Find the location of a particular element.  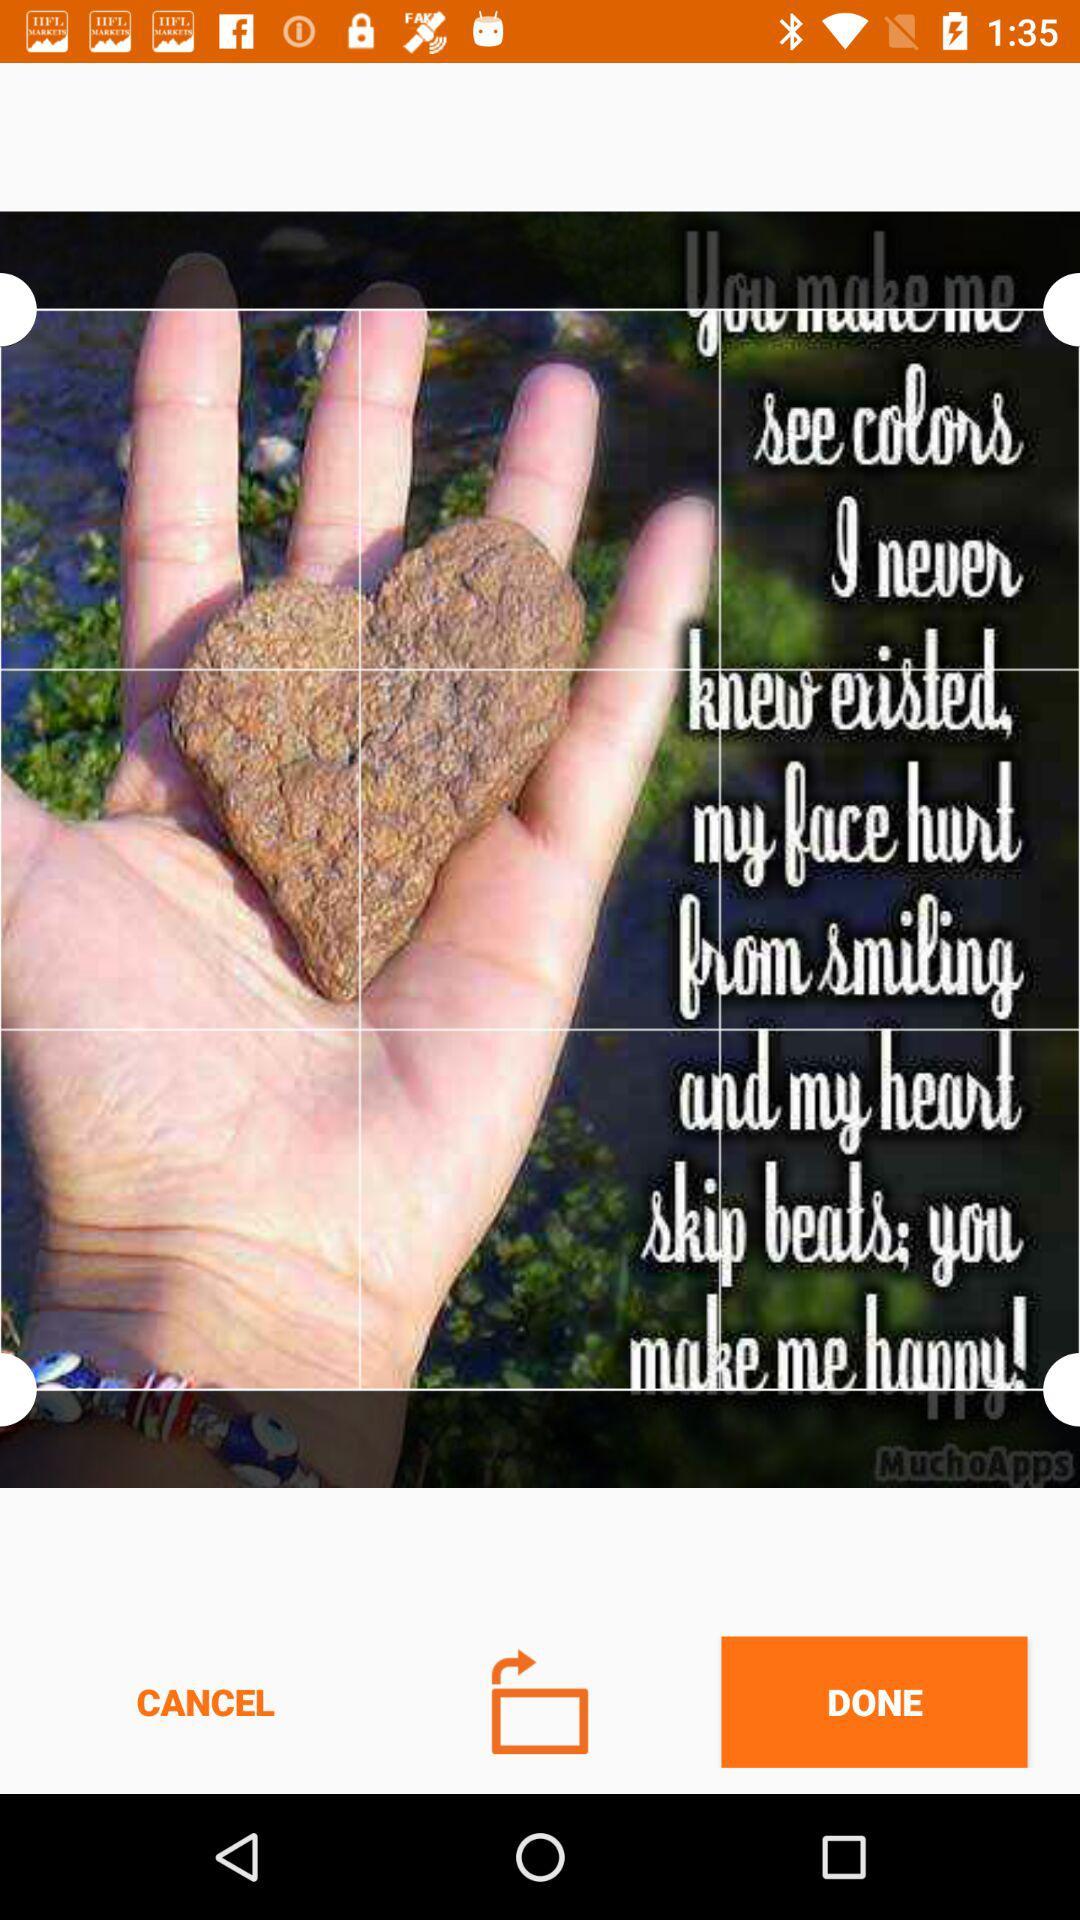

button next to the cancel icon is located at coordinates (540, 1700).